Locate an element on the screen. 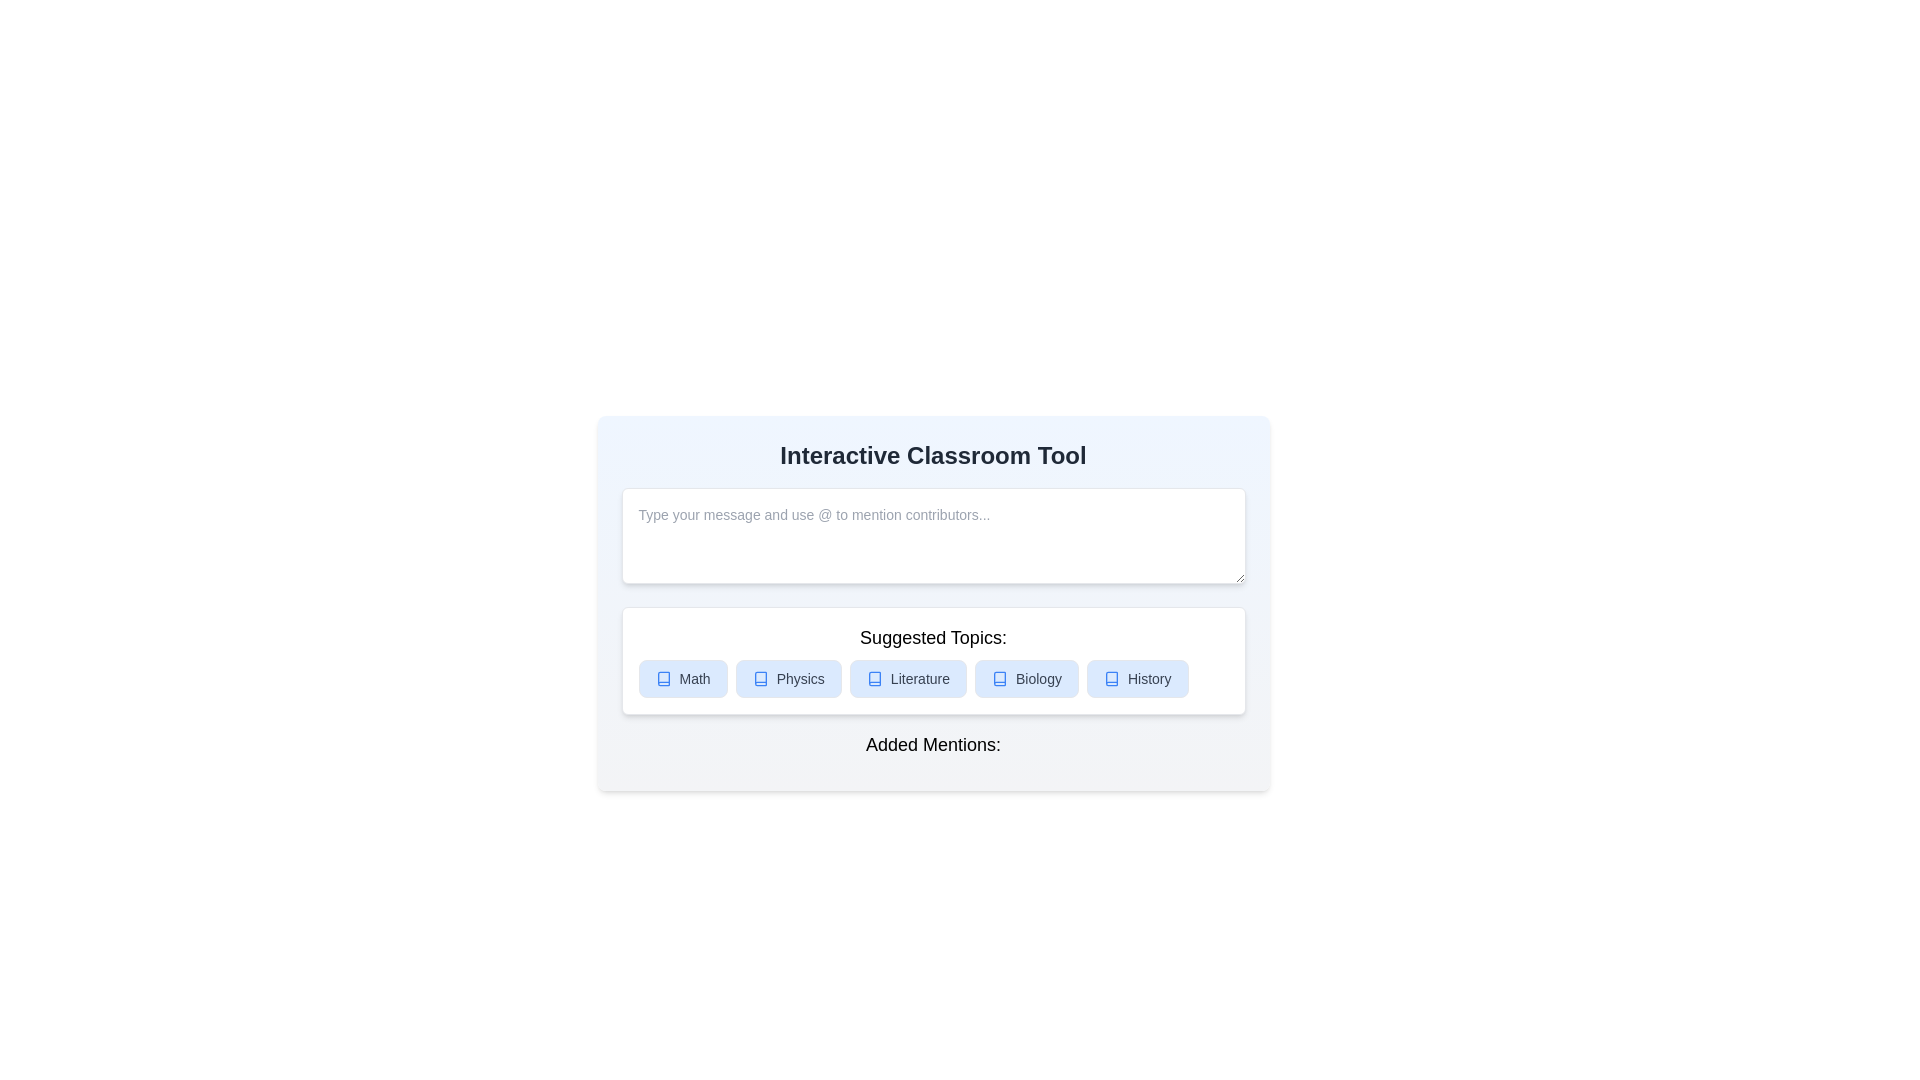 Image resolution: width=1920 pixels, height=1080 pixels. the visual cue provided by the 'Biology' topic icon, which is the fourth button from the left in the bottom section of the interface is located at coordinates (999, 677).